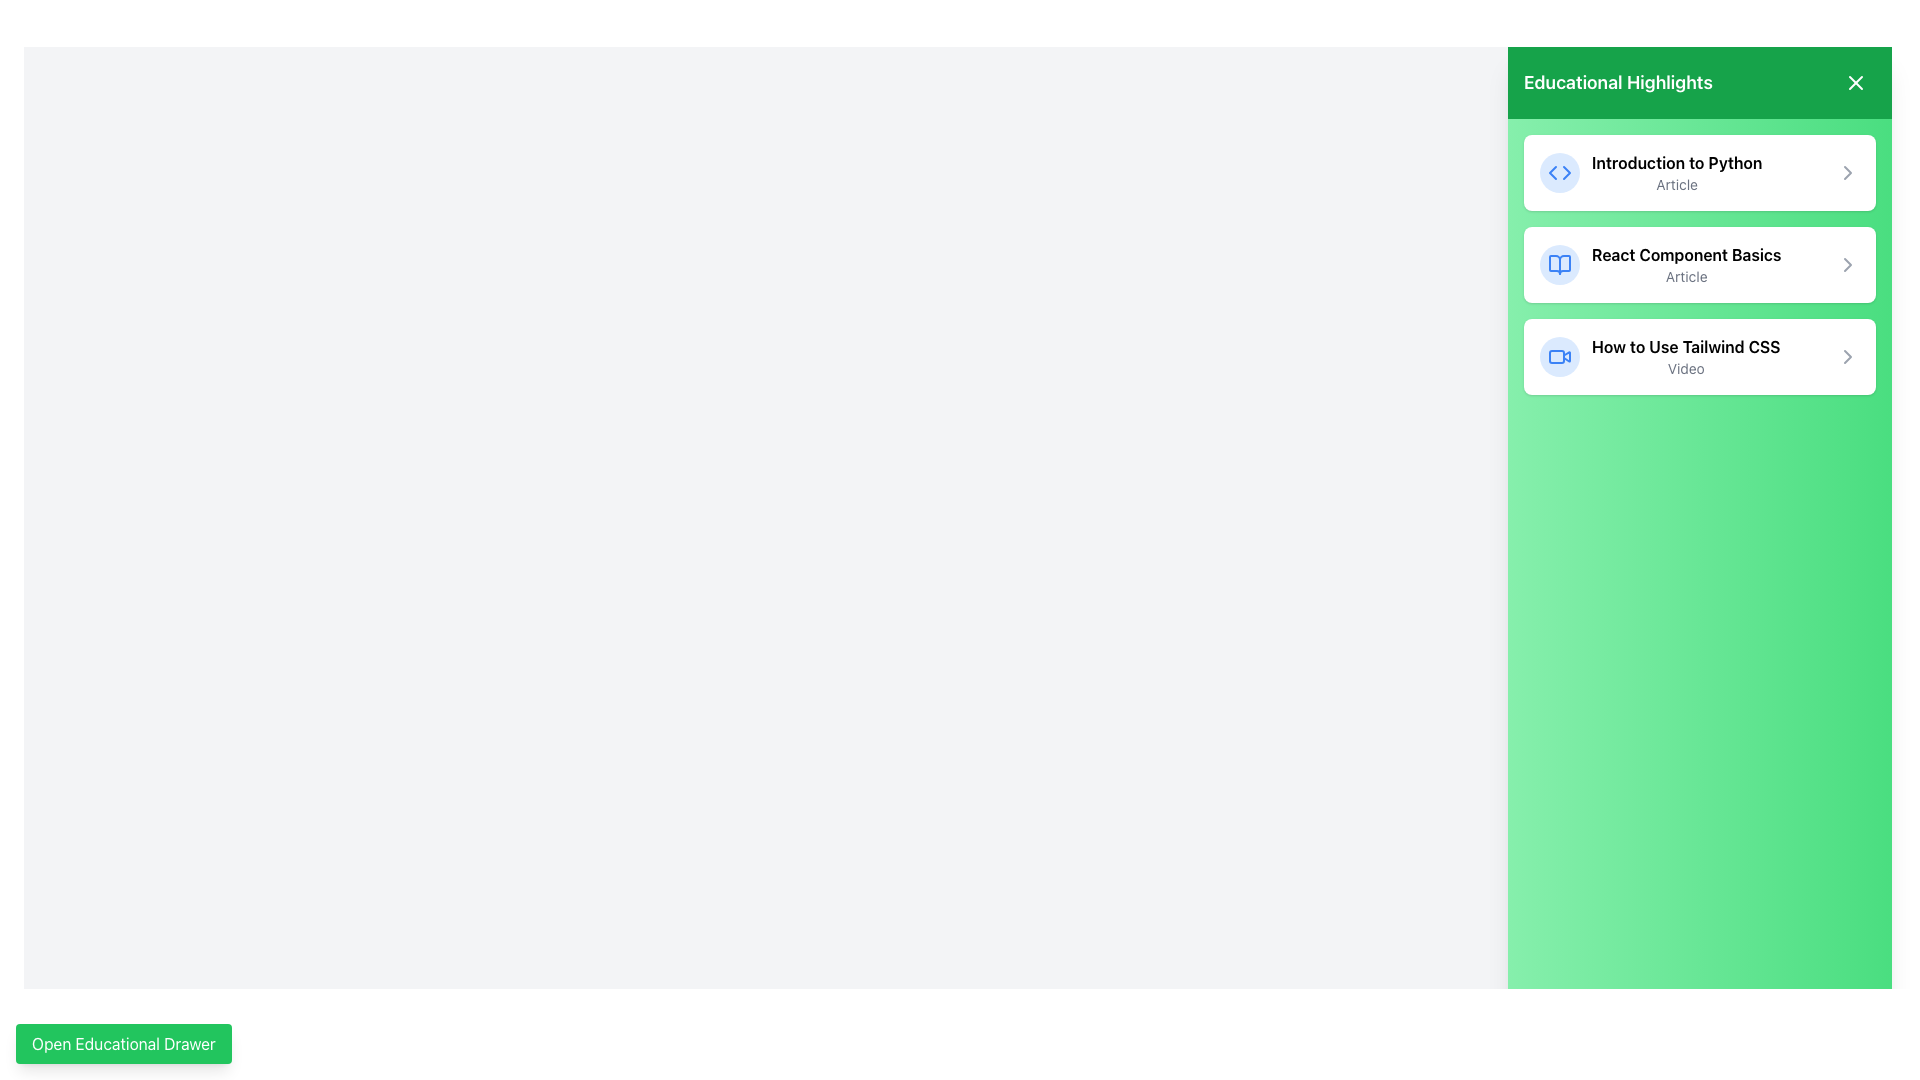 This screenshot has width=1920, height=1080. What do you see at coordinates (1685, 253) in the screenshot?
I see `the text label that serves as the title for the educational resource about React Component Basics, located in the second item of the 'Educational Highlights' sidebar` at bounding box center [1685, 253].